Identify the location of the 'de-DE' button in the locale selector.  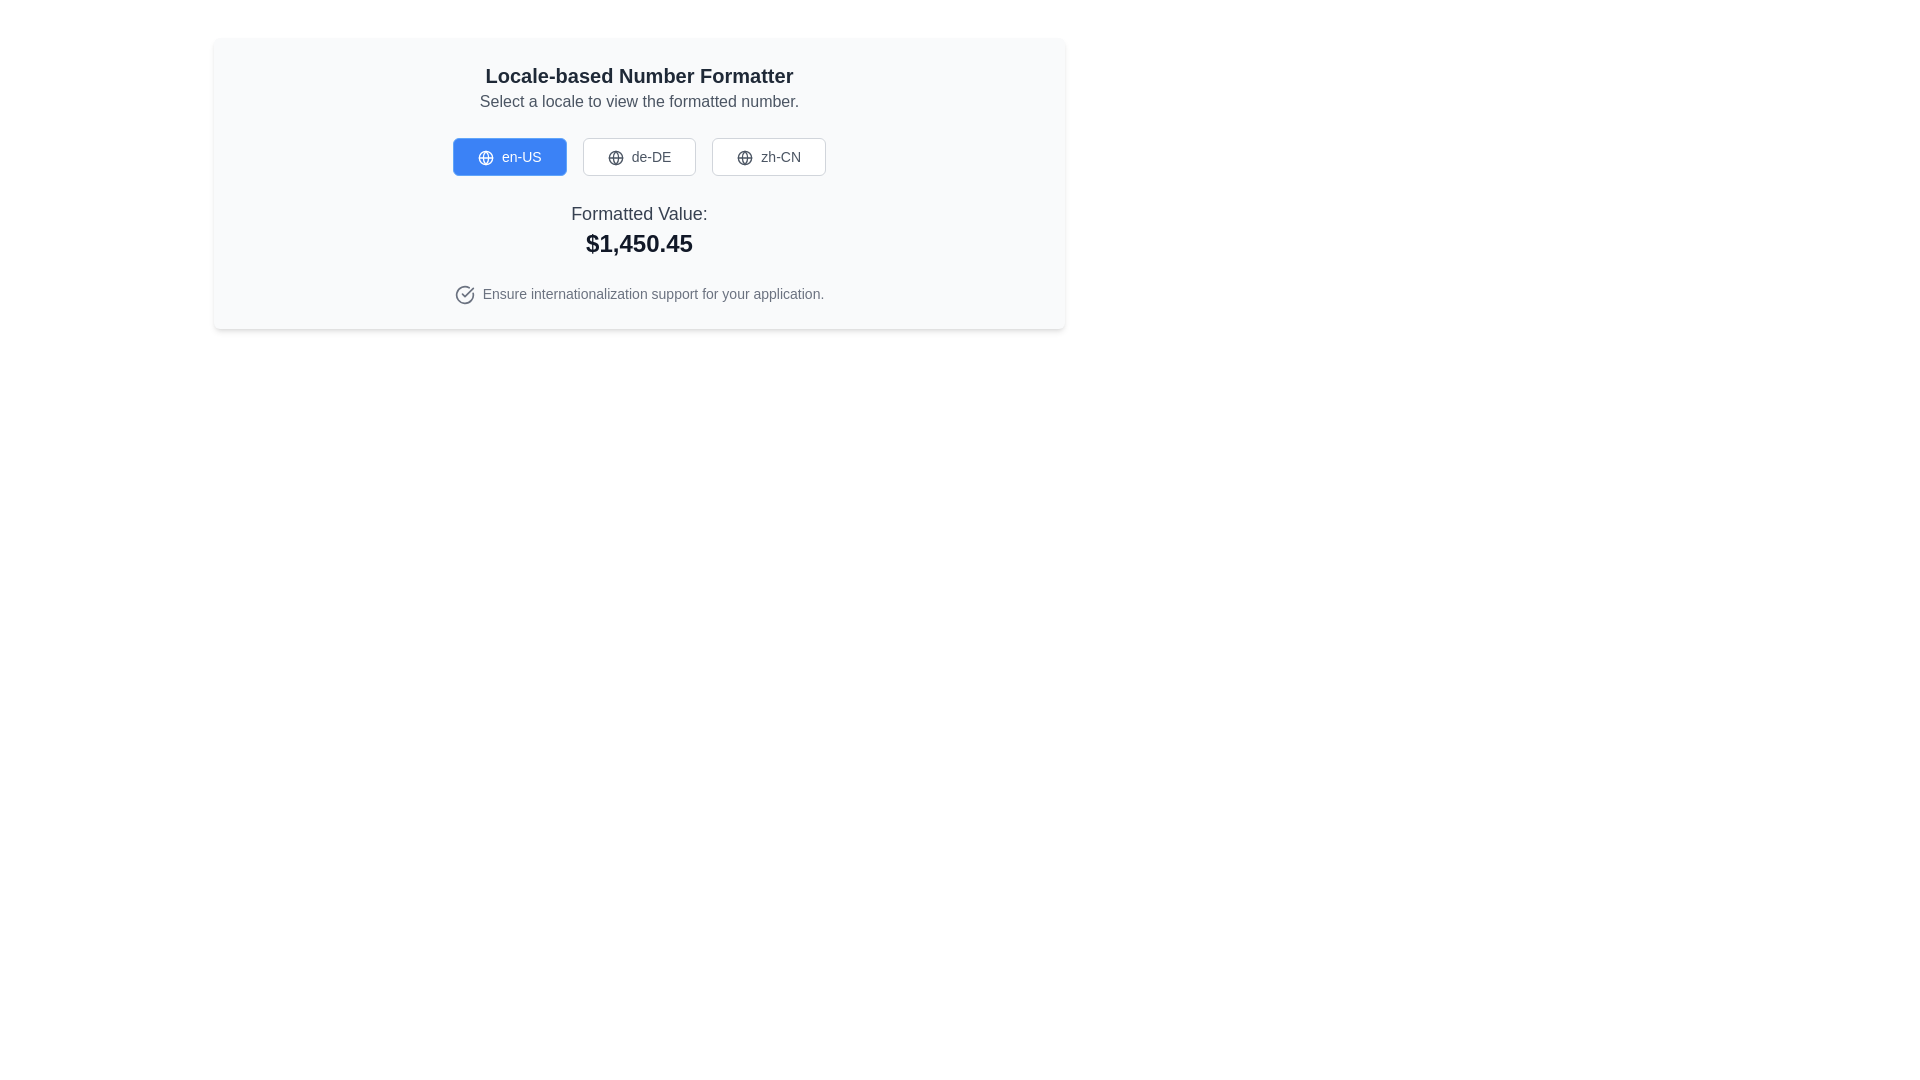
(638, 183).